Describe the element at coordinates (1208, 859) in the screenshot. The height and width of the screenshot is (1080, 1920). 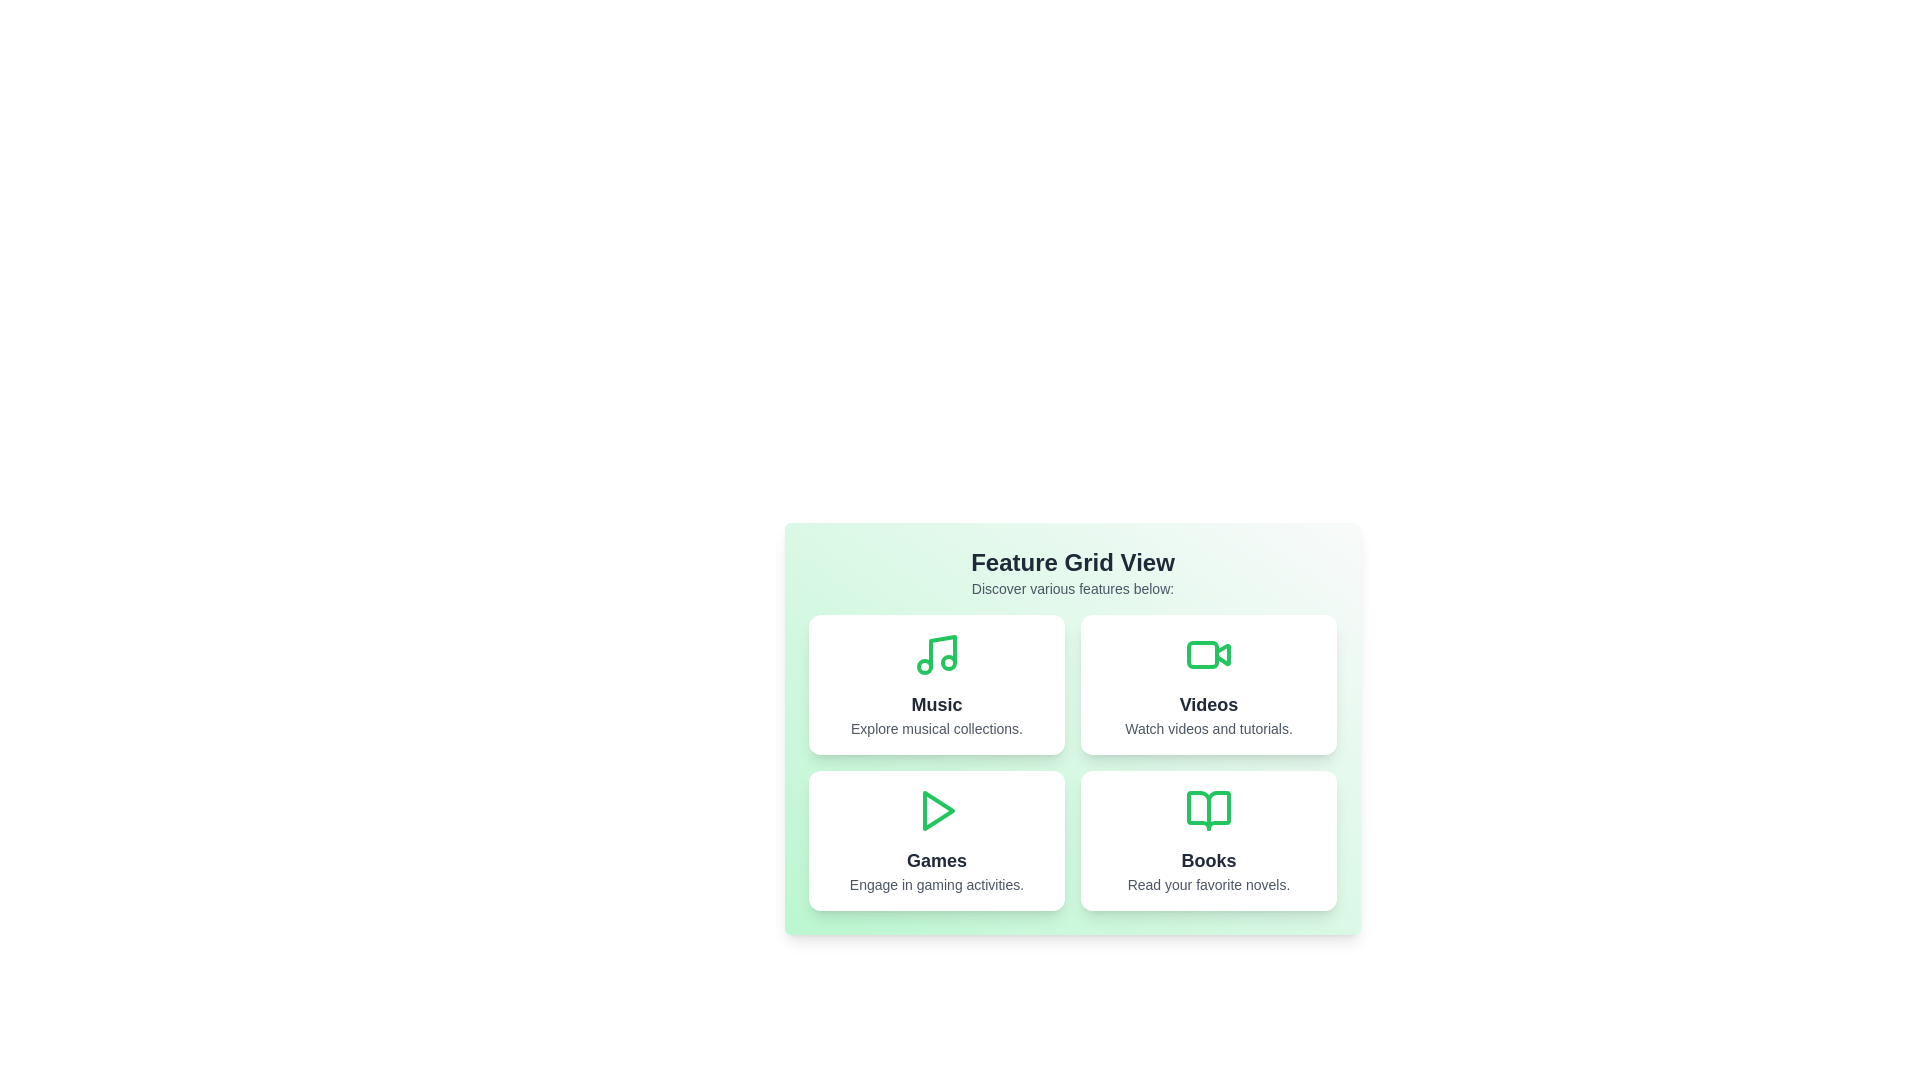
I see `the title of the feature Books` at that location.